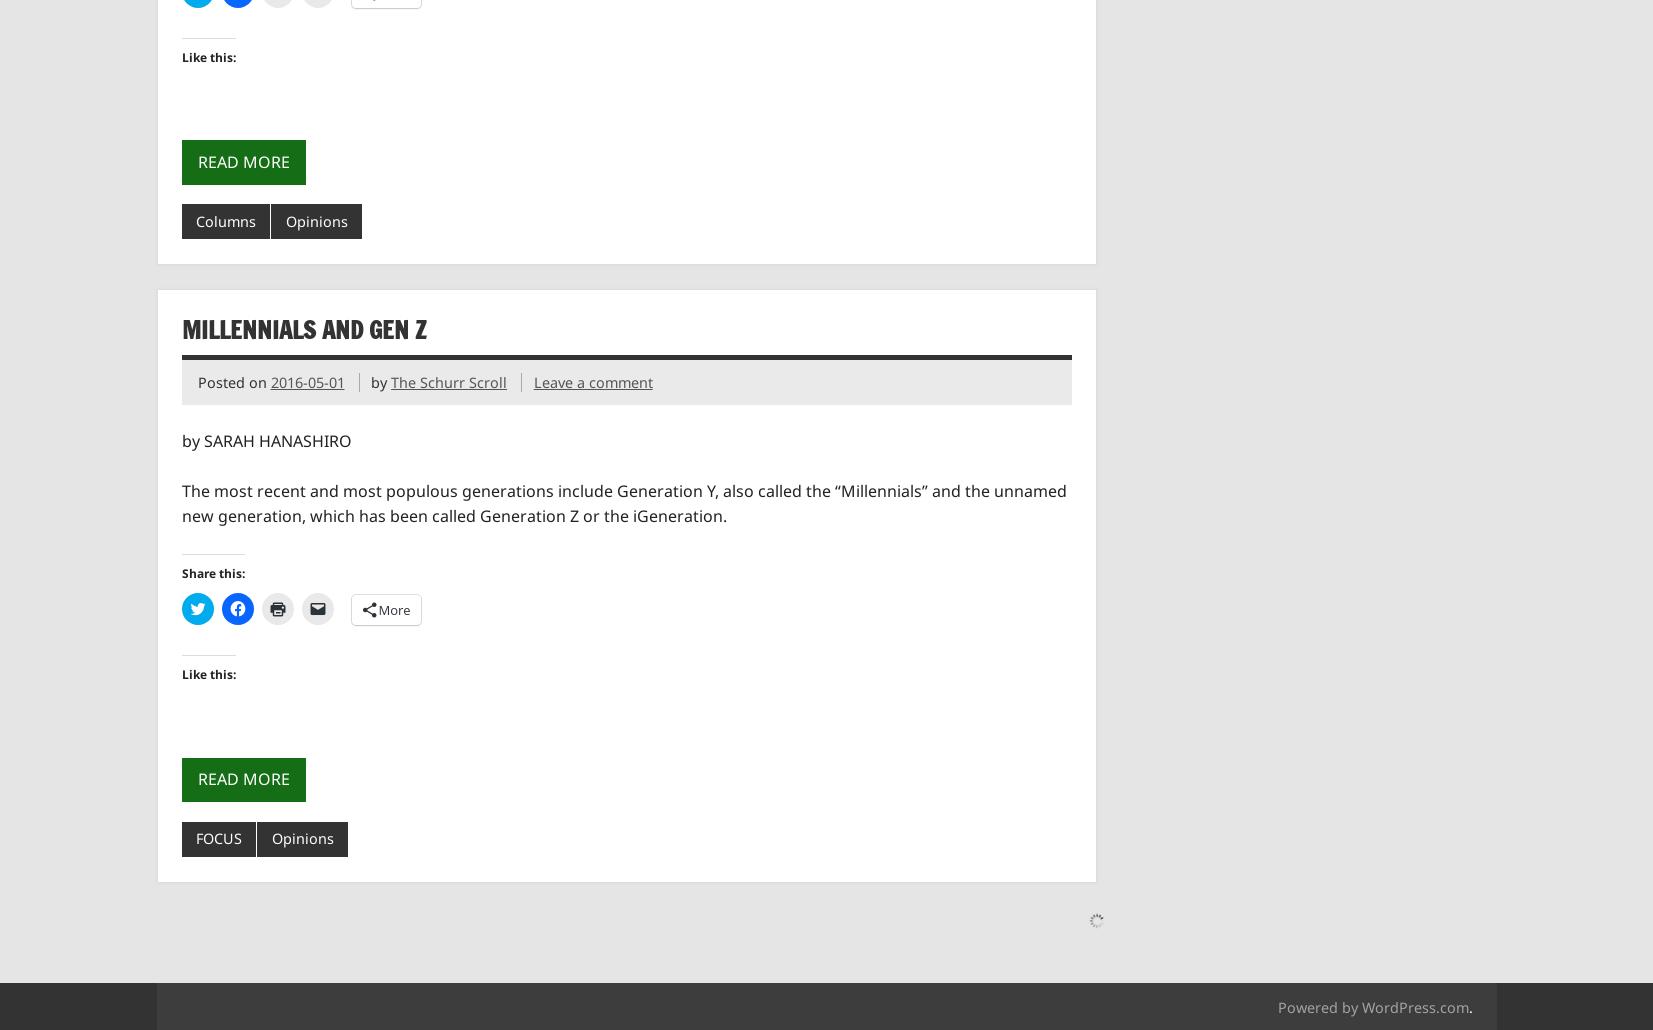 This screenshot has width=1653, height=1030. I want to click on 'by', so click(369, 381).